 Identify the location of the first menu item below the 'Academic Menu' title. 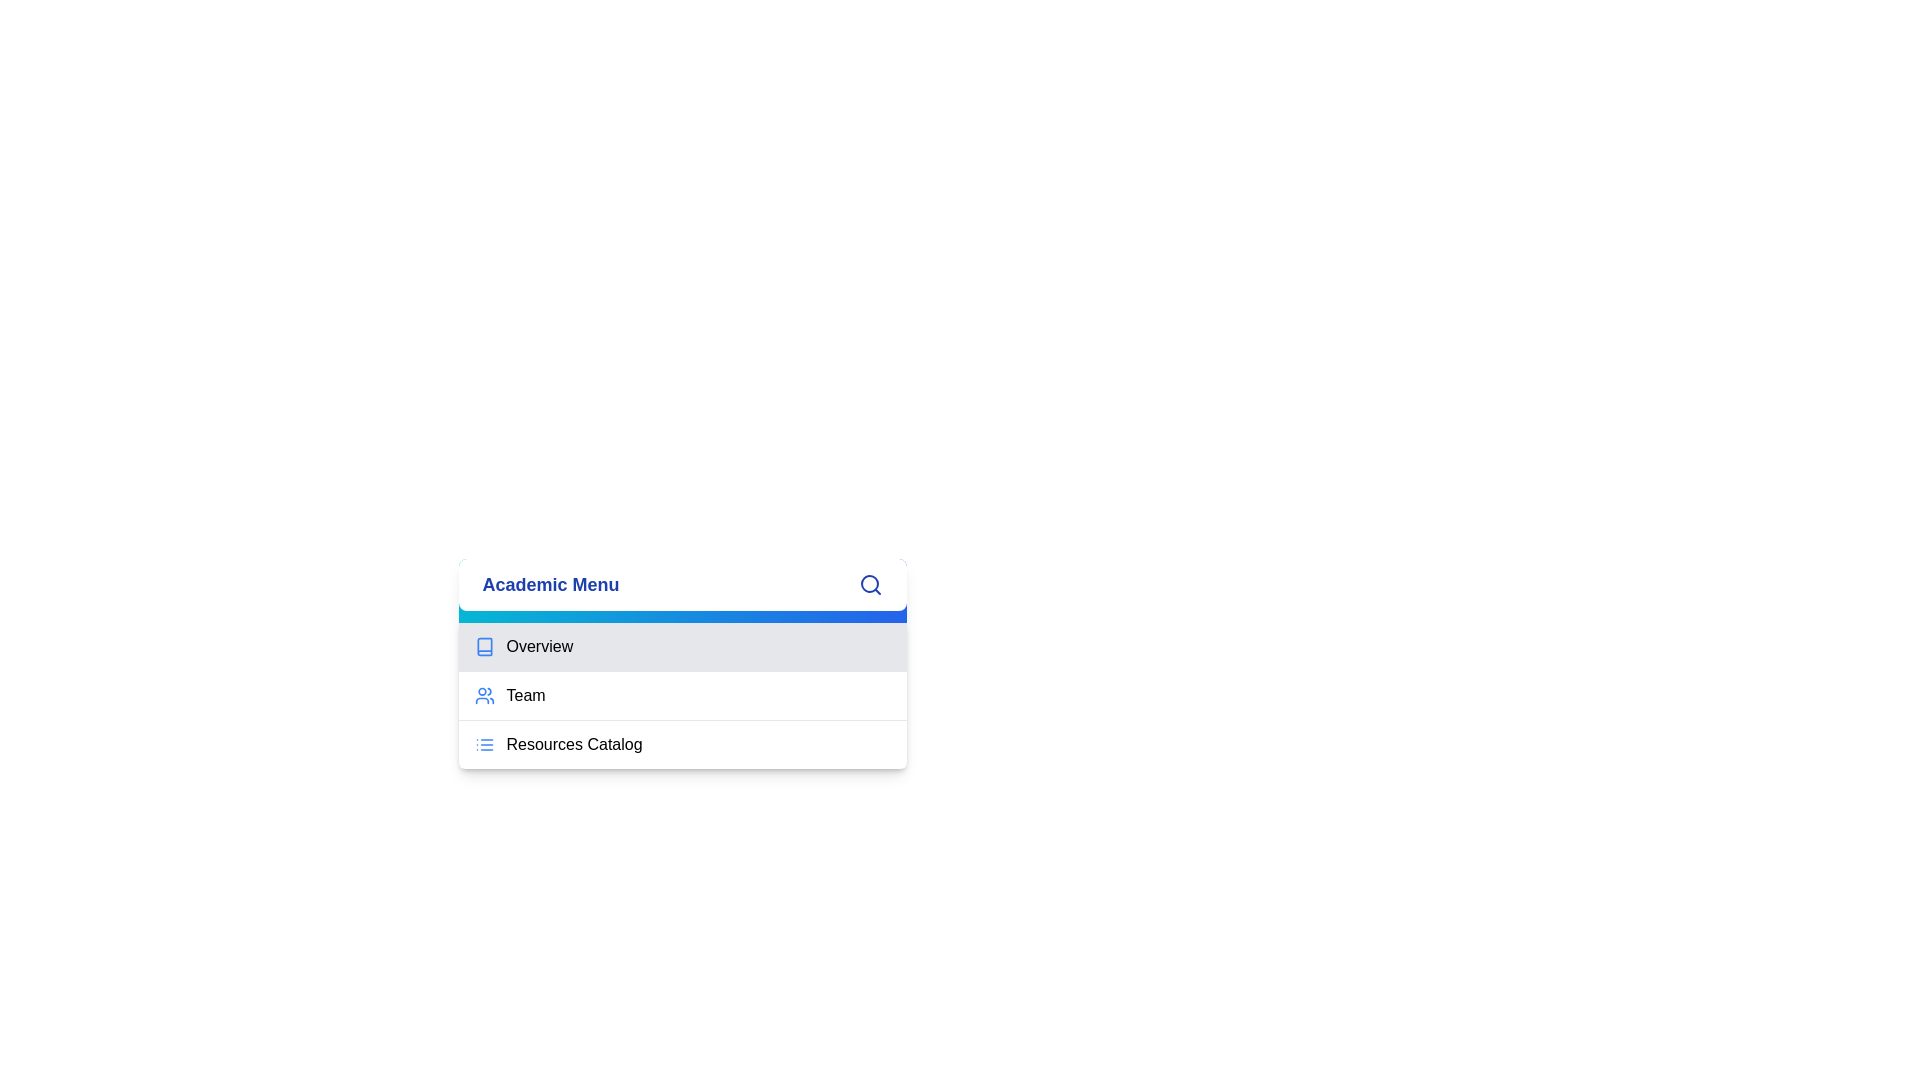
(682, 647).